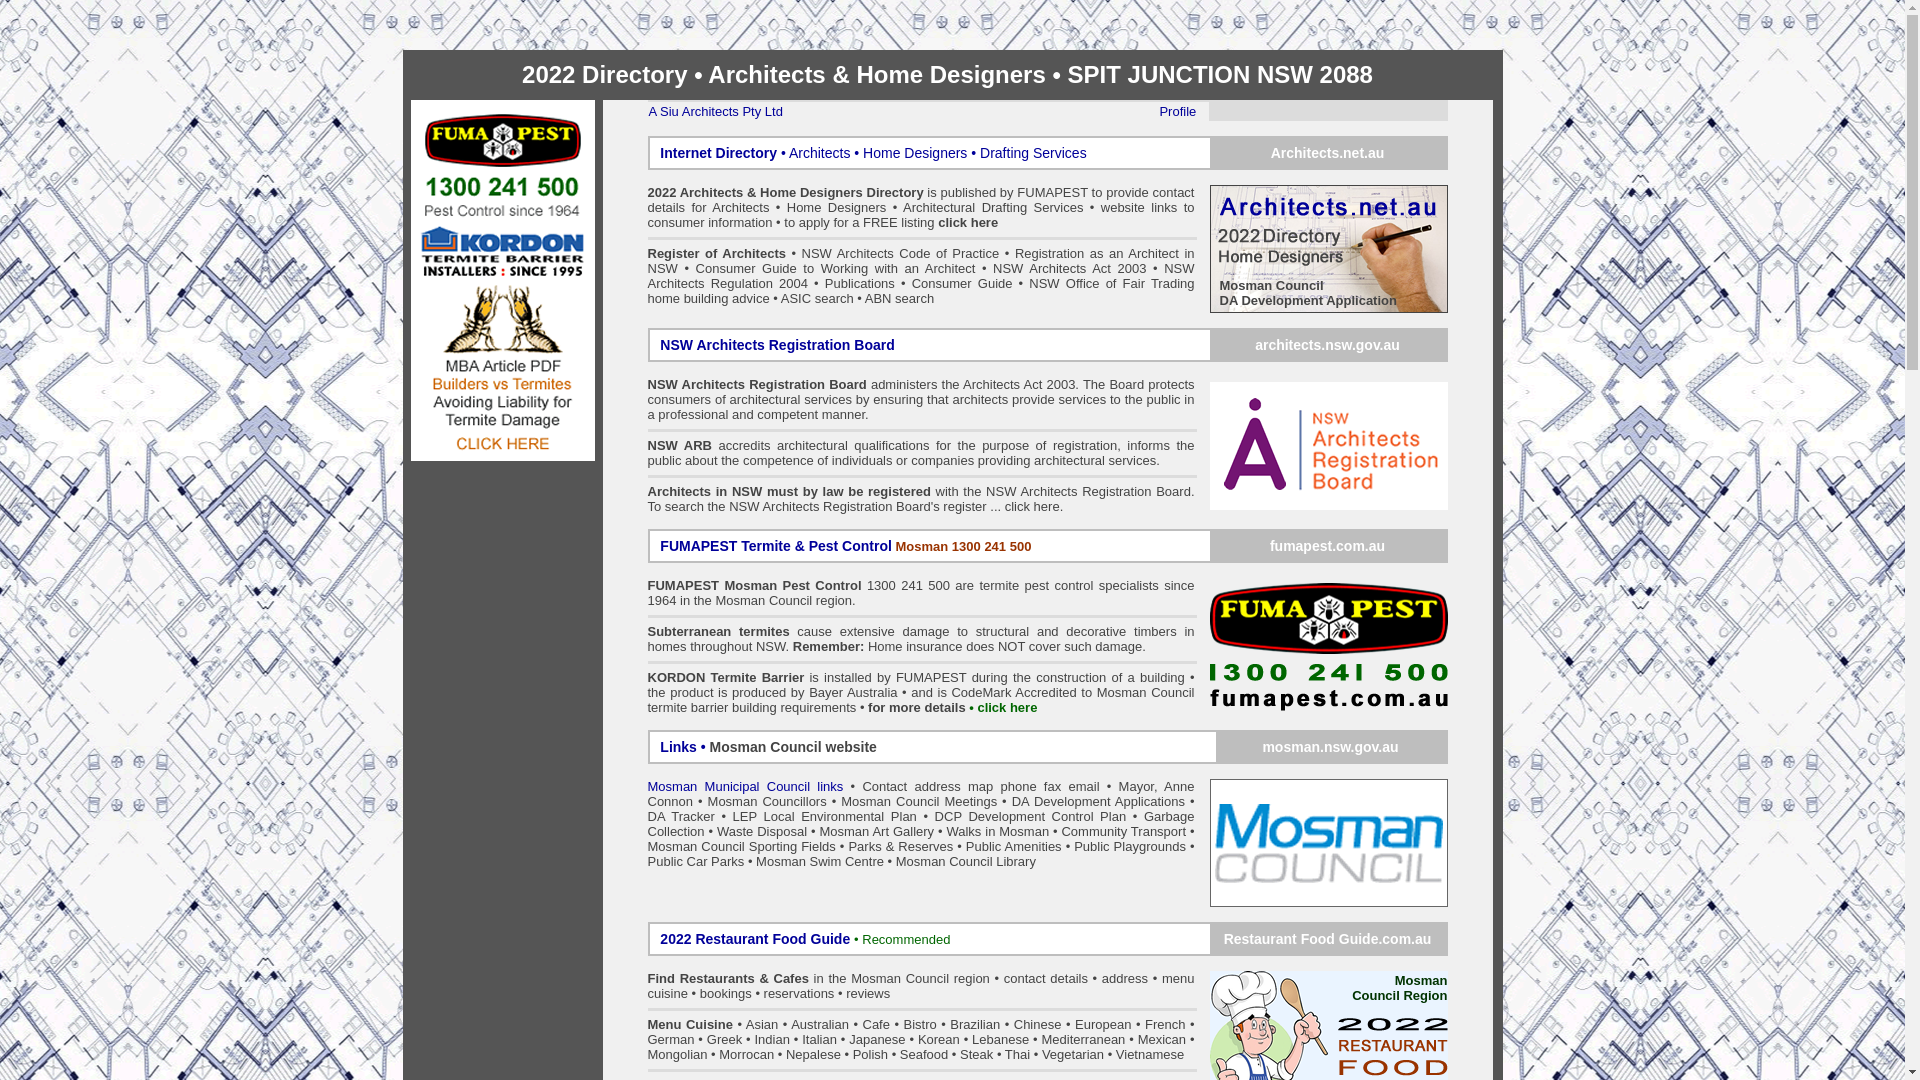 This screenshot has width=1920, height=1080. Describe the element at coordinates (993, 267) in the screenshot. I see `'NSW Architects Act 2003'` at that location.